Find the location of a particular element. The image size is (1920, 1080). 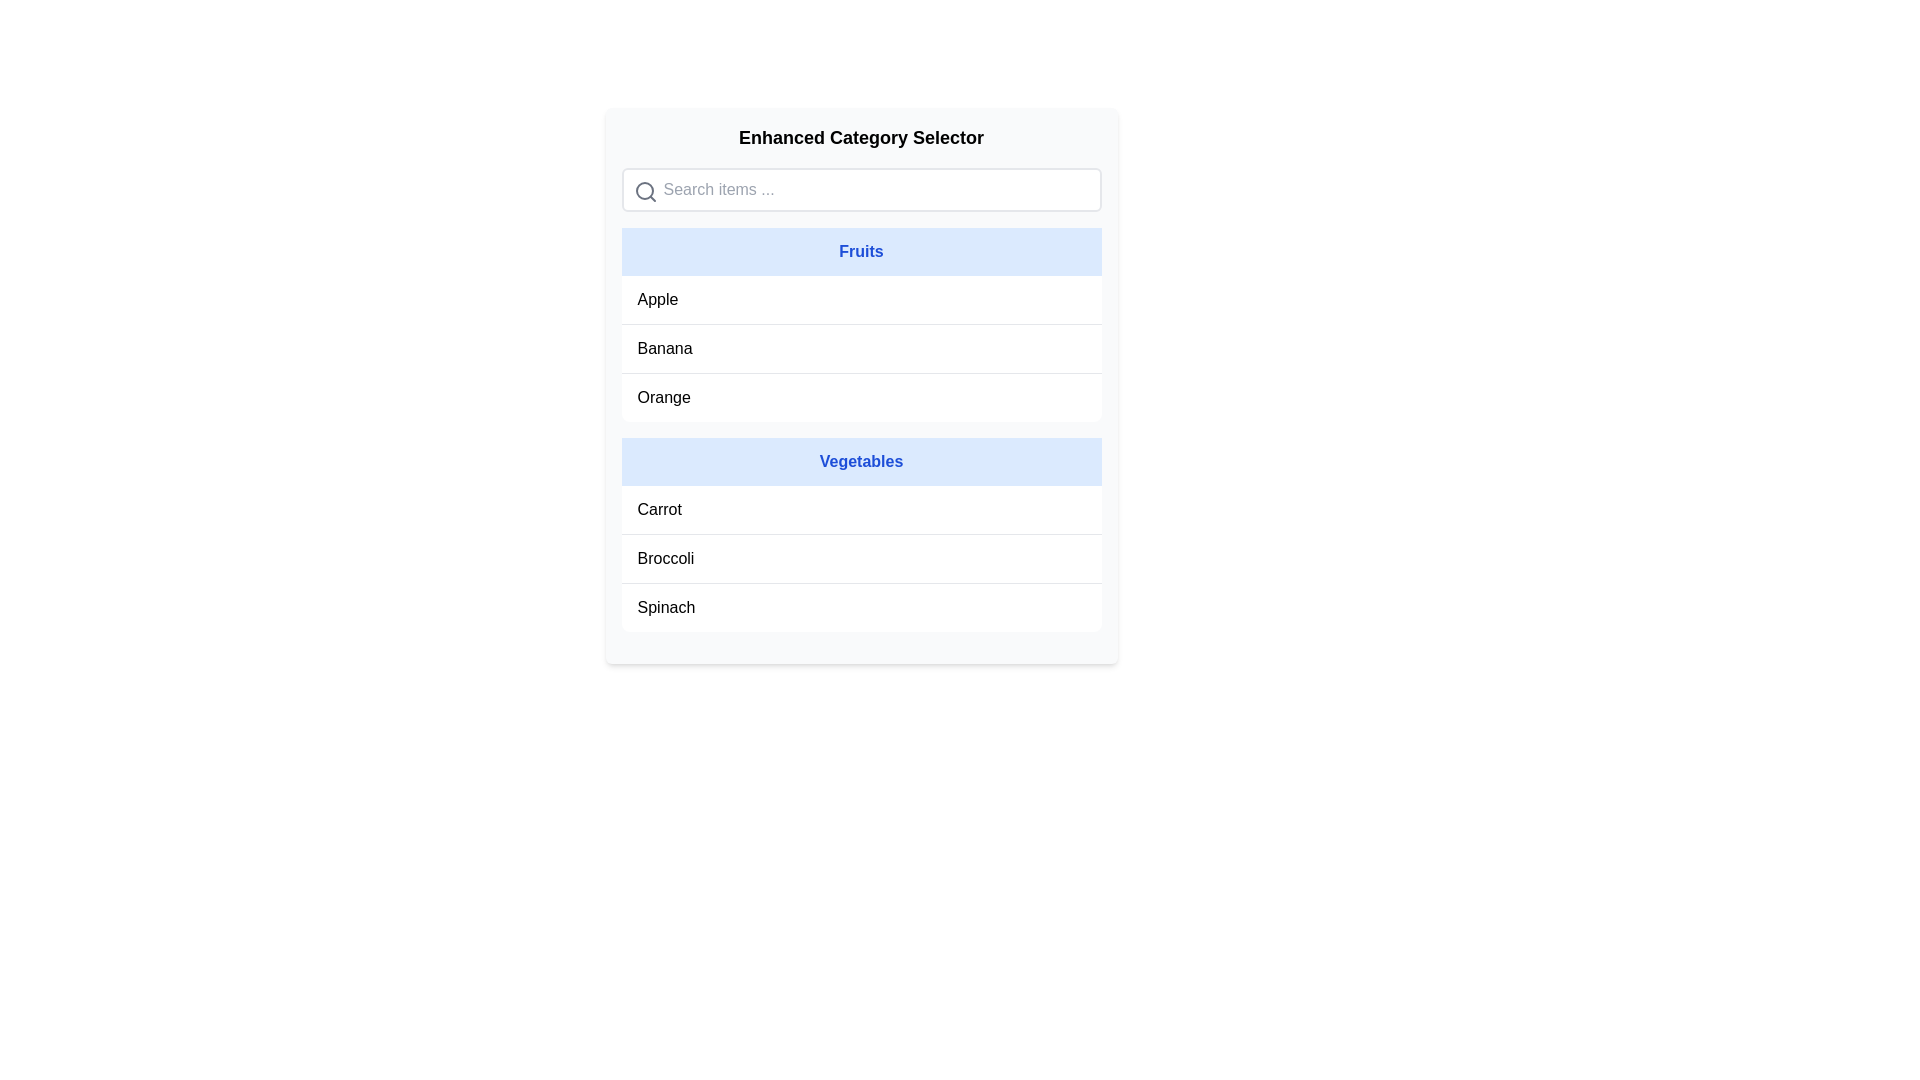

text label displaying 'Carrot' located under the 'Vegetables' section in the list is located at coordinates (659, 508).